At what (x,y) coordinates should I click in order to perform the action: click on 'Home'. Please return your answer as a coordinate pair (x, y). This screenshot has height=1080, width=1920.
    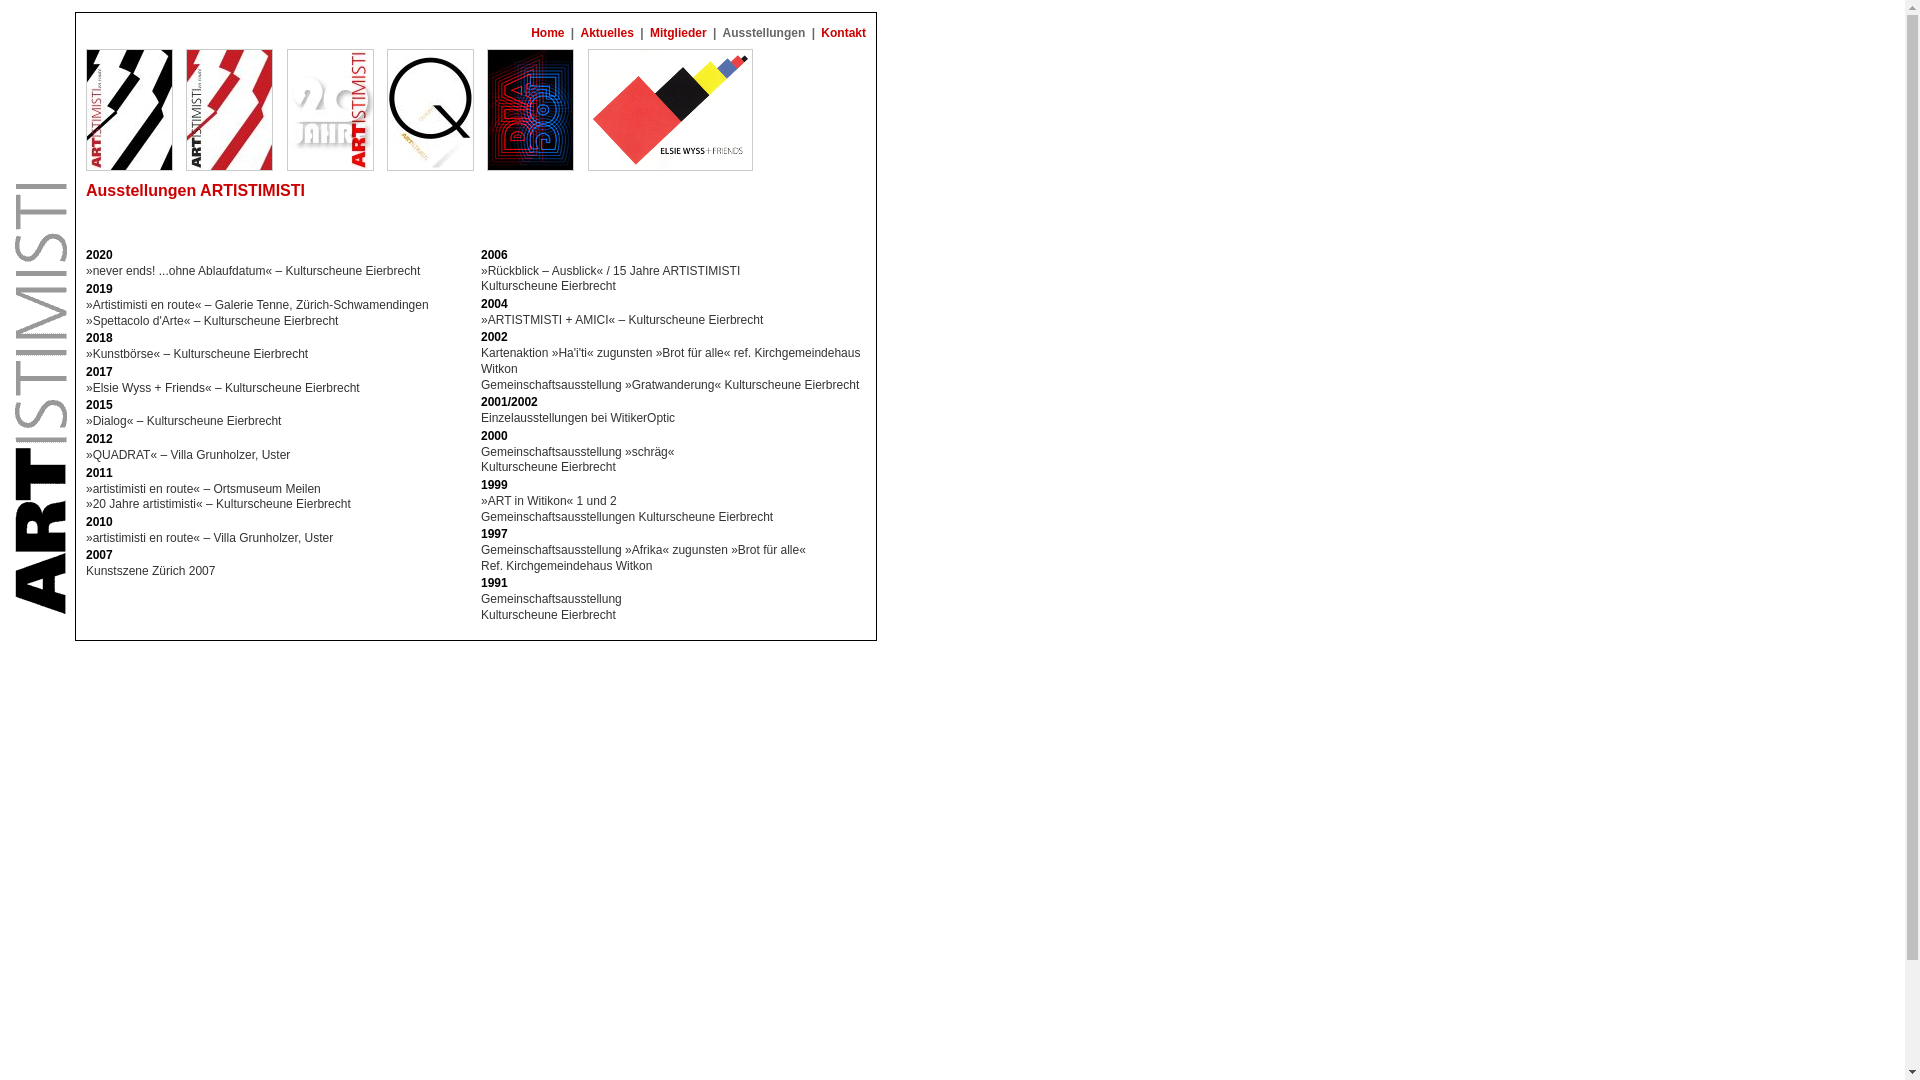
    Looking at the image, I should click on (547, 33).